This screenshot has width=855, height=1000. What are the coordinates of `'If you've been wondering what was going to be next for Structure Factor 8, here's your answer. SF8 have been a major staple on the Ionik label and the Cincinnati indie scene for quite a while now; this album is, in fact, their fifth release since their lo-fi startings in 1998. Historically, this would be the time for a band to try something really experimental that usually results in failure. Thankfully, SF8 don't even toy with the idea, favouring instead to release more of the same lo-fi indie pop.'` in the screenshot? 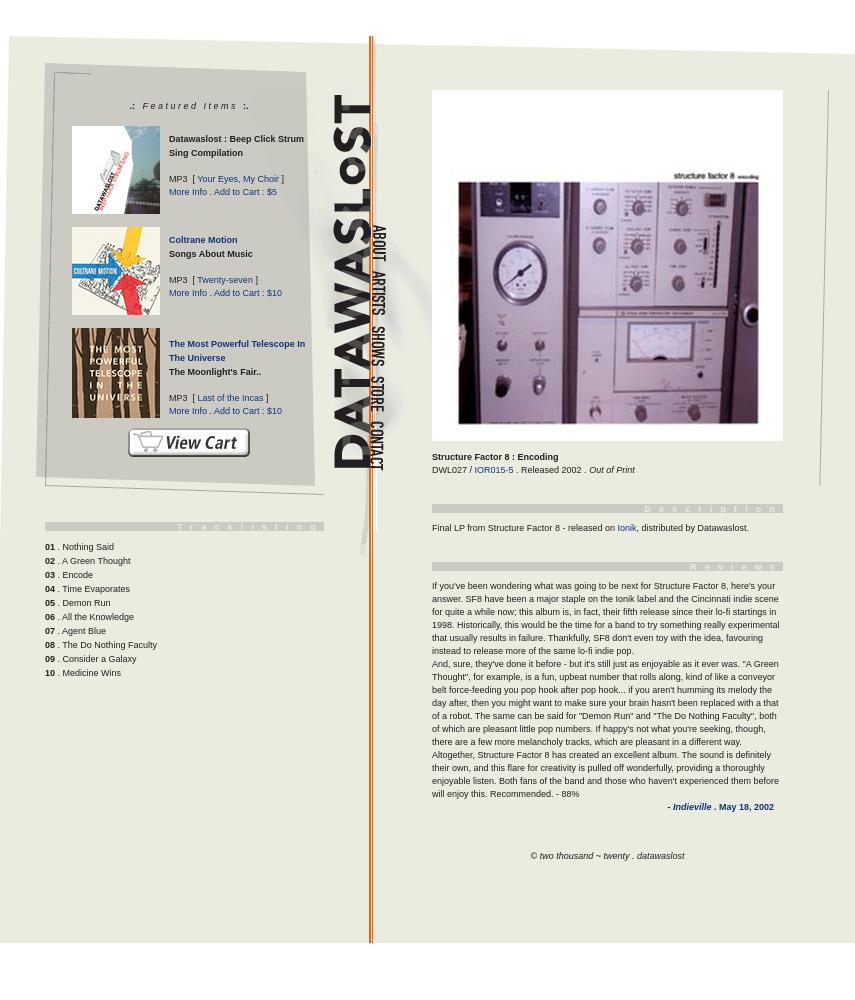 It's located at (605, 617).